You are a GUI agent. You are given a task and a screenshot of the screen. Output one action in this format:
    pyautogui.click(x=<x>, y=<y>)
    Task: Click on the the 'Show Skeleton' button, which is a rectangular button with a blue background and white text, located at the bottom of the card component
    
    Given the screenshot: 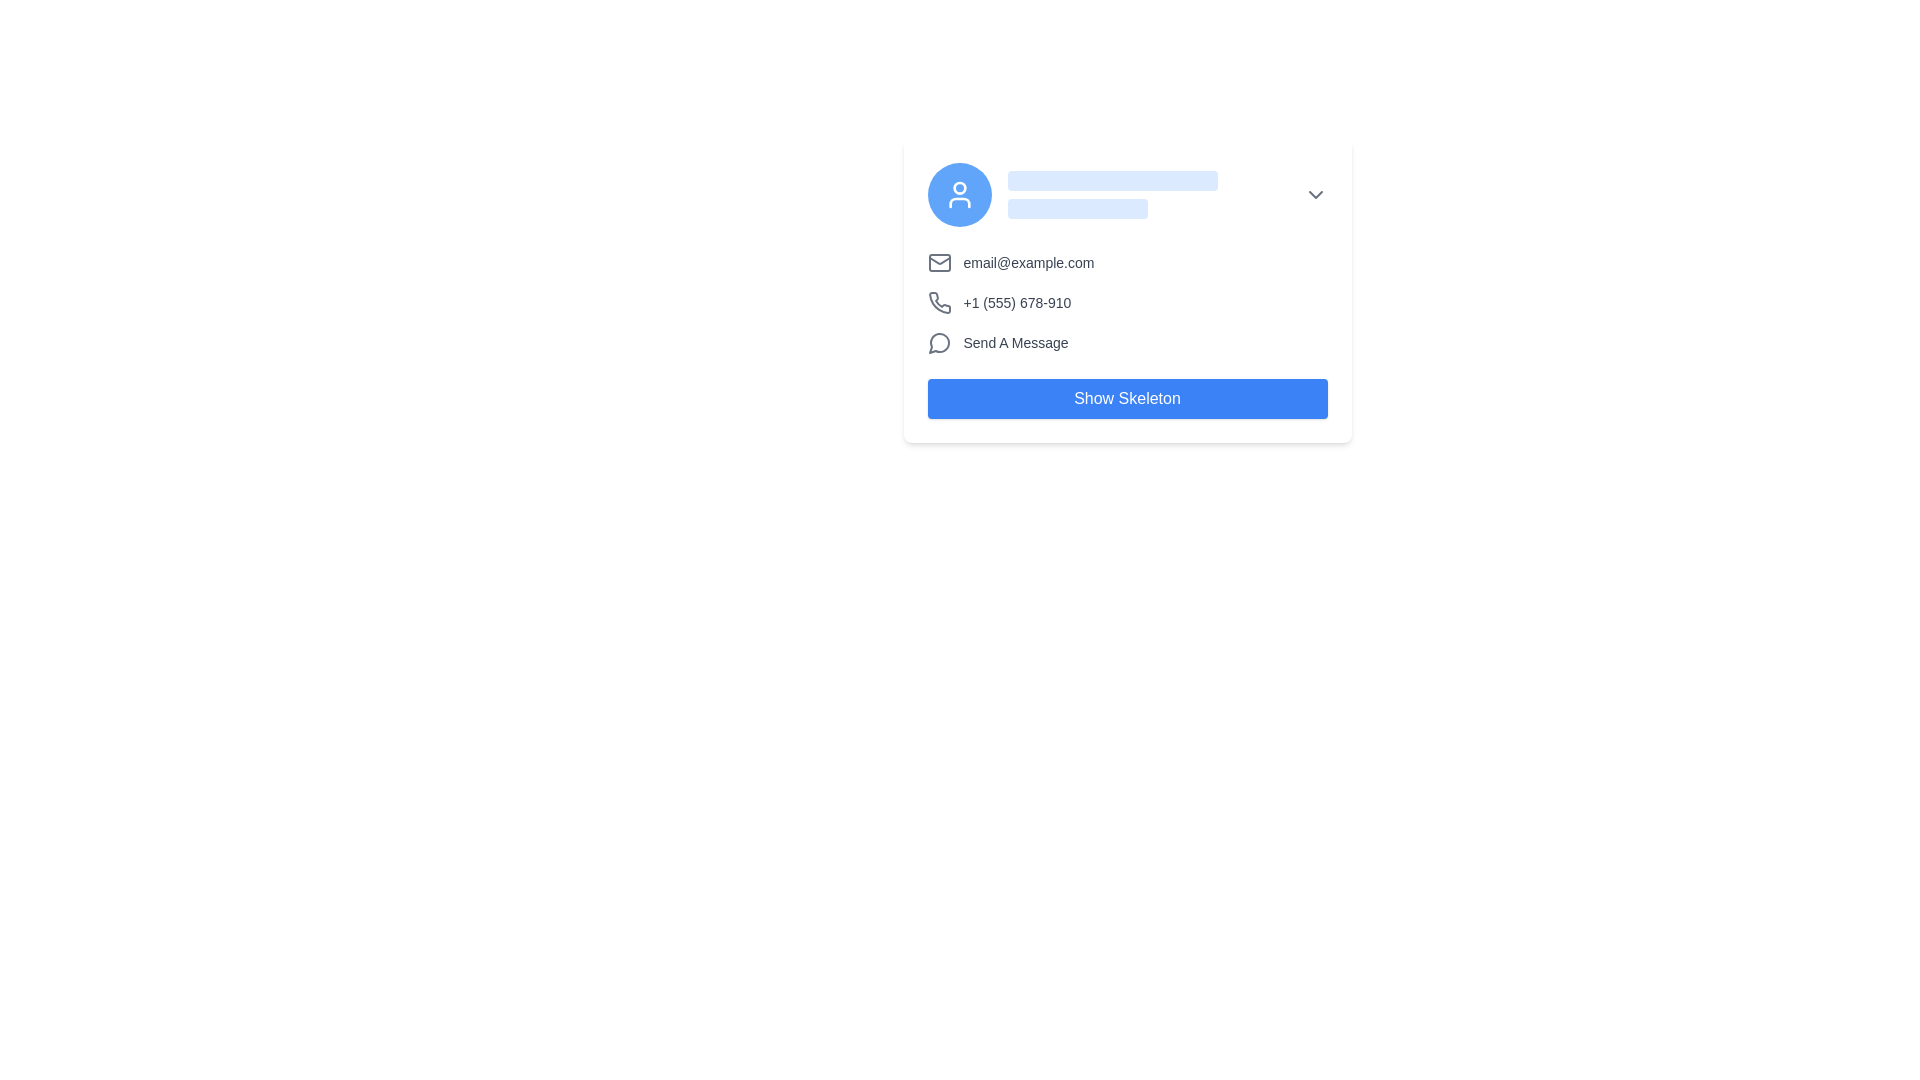 What is the action you would take?
    pyautogui.click(x=1127, y=398)
    